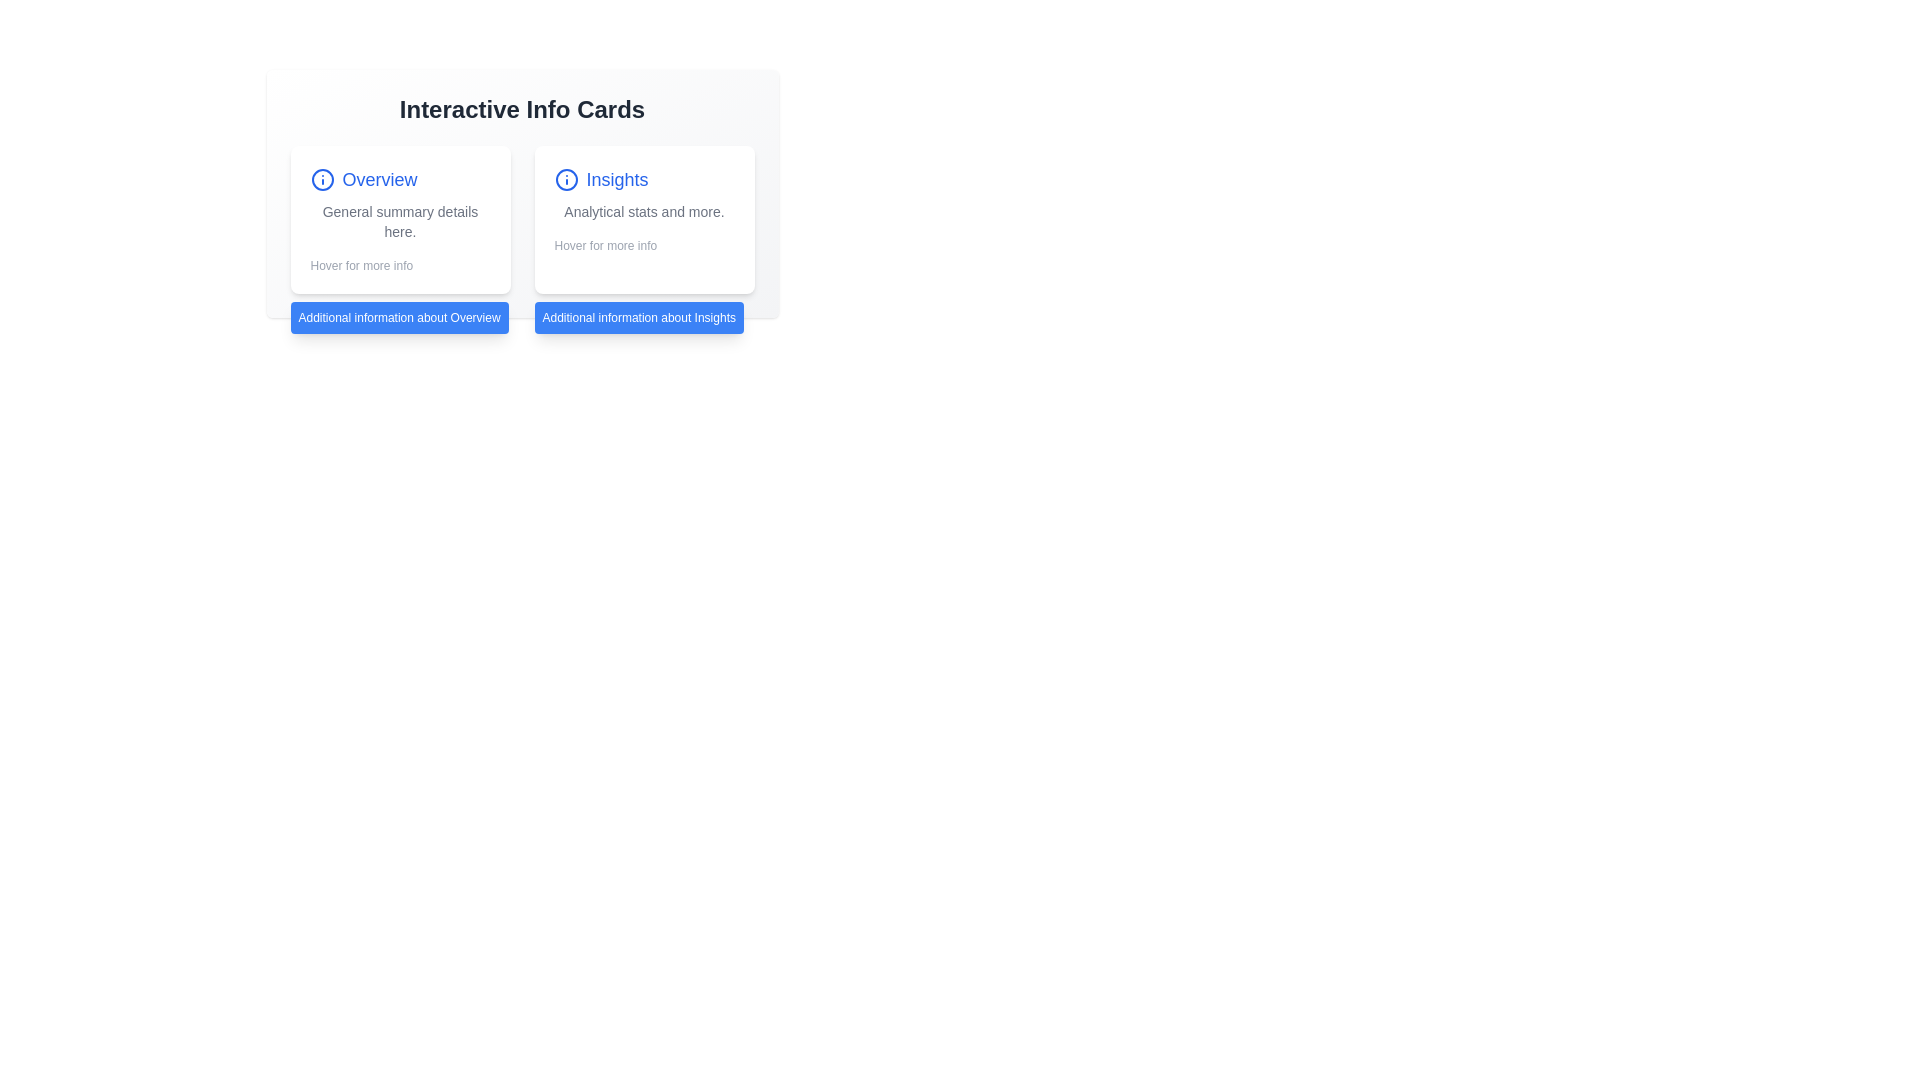 The width and height of the screenshot is (1920, 1080). What do you see at coordinates (400, 219) in the screenshot?
I see `the 'Overview' informational card which has a white background, rounded borders, and contains the title 'Overview' in blue, to visually understand its information` at bounding box center [400, 219].